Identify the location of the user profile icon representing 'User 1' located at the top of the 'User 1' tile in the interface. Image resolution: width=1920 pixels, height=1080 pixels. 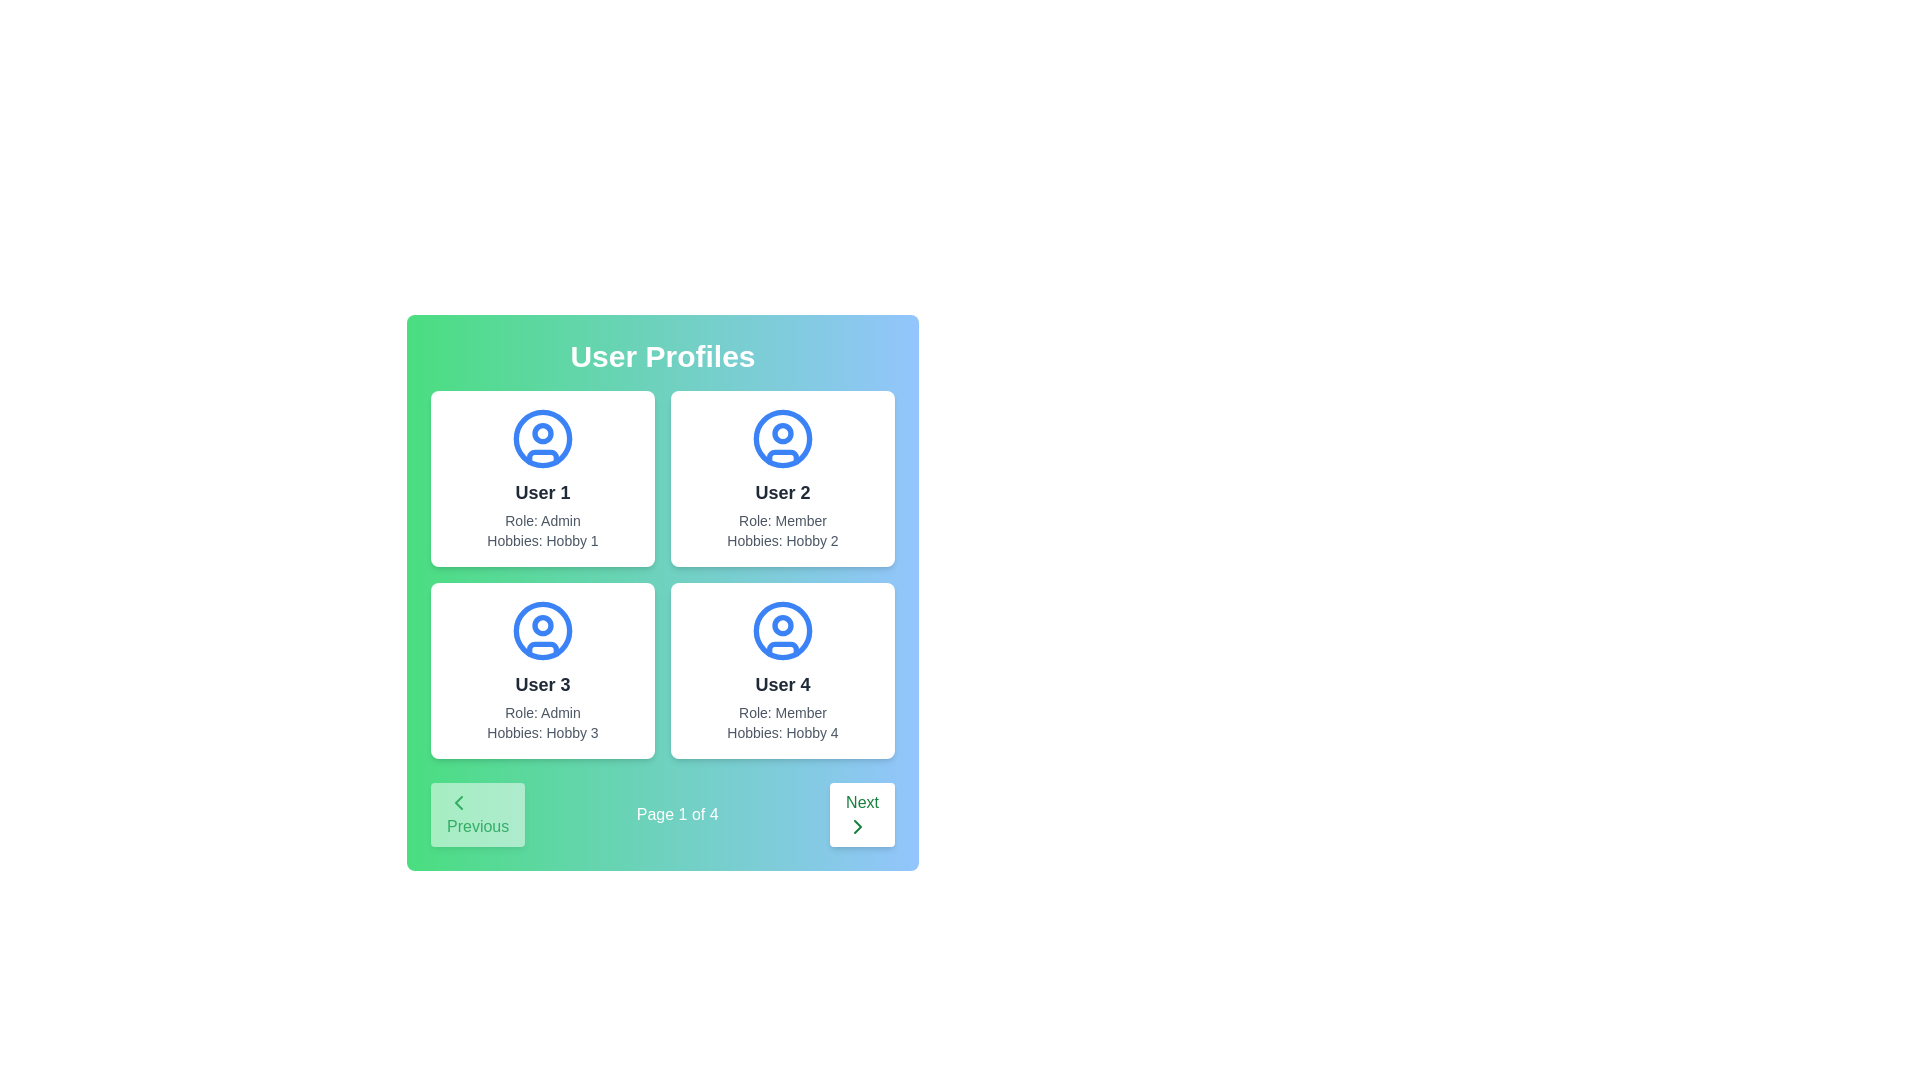
(542, 438).